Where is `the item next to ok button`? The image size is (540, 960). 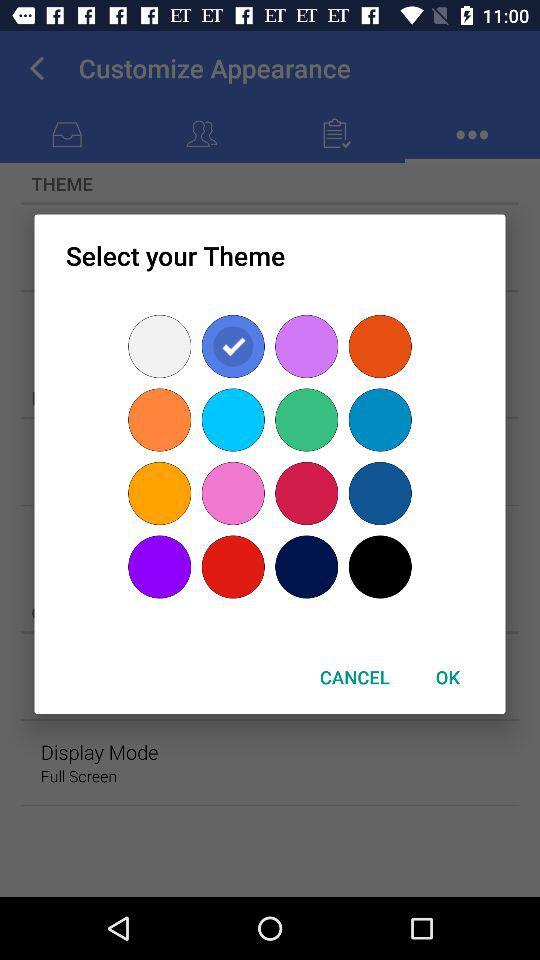 the item next to ok button is located at coordinates (353, 677).